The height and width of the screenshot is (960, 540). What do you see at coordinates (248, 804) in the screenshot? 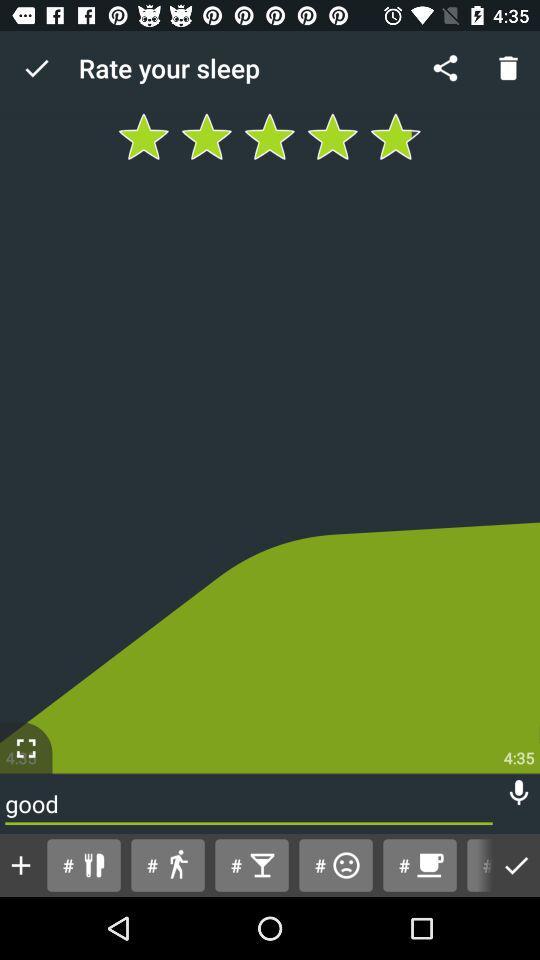
I see `the good icon` at bounding box center [248, 804].